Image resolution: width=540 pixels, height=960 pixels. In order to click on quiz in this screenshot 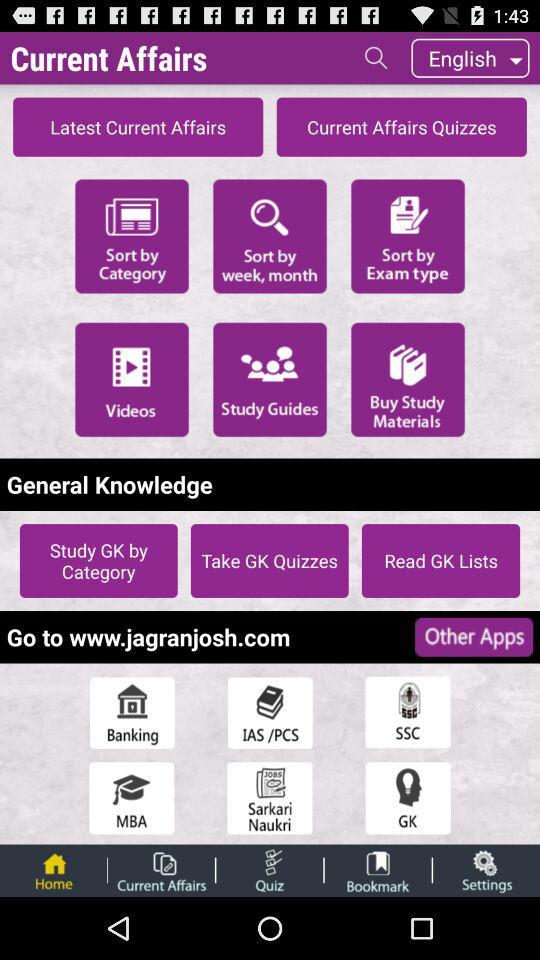, I will do `click(269, 869)`.